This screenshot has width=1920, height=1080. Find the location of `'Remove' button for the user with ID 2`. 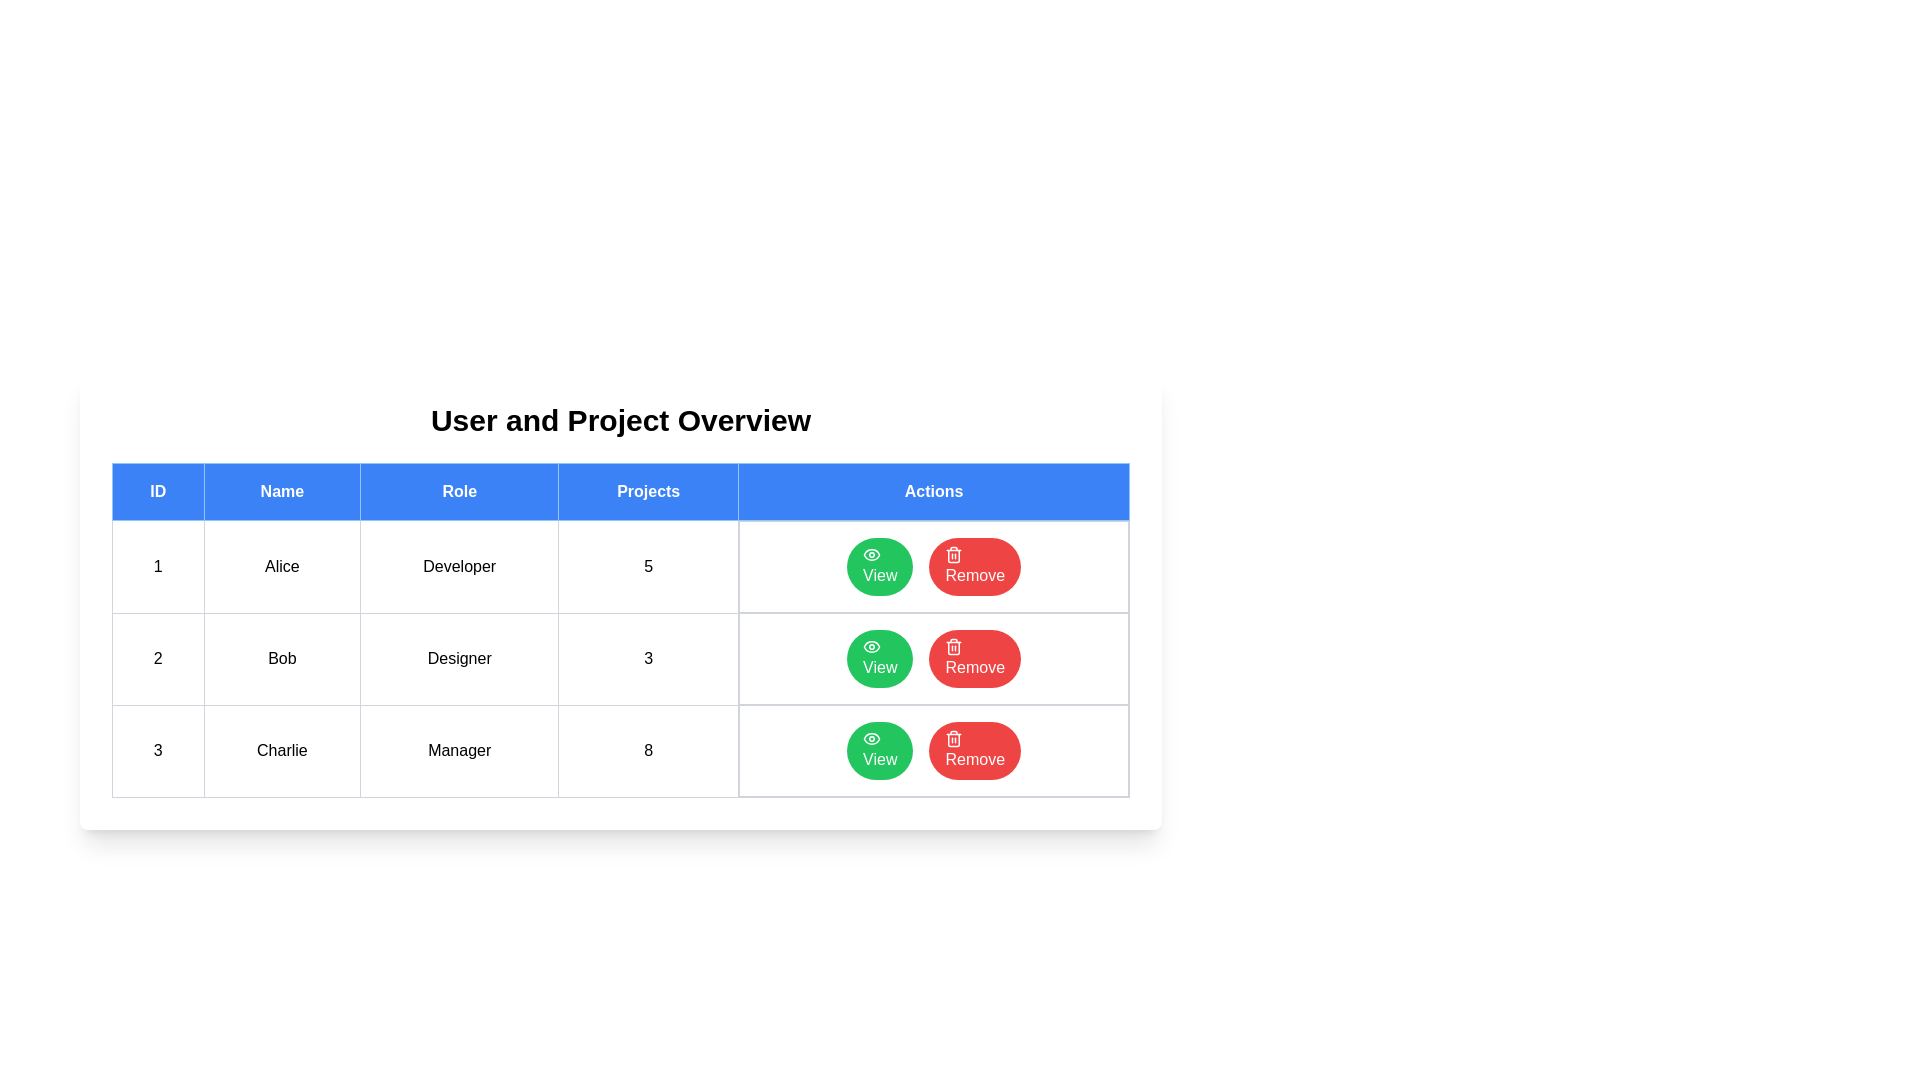

'Remove' button for the user with ID 2 is located at coordinates (975, 659).